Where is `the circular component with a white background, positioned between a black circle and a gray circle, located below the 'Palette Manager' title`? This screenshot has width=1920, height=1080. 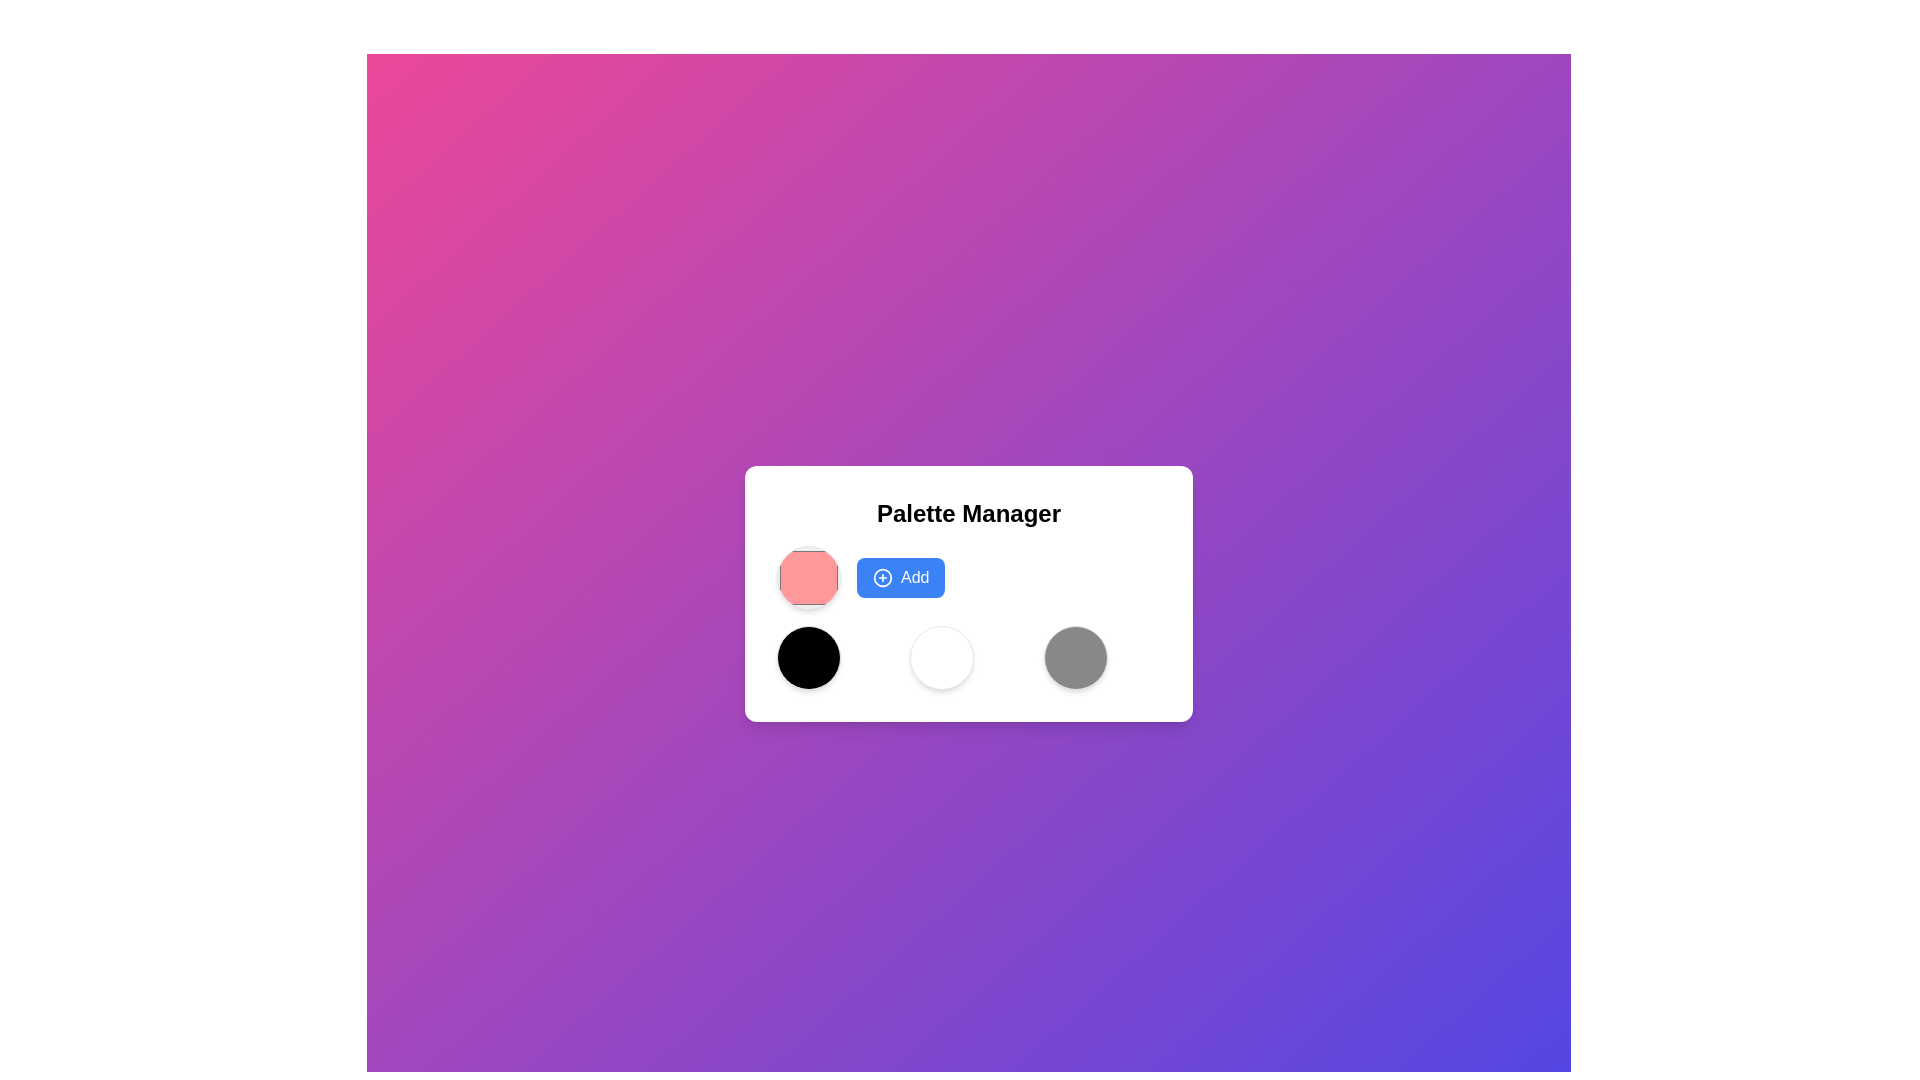 the circular component with a white background, positioned between a black circle and a gray circle, located below the 'Palette Manager' title is located at coordinates (940, 658).